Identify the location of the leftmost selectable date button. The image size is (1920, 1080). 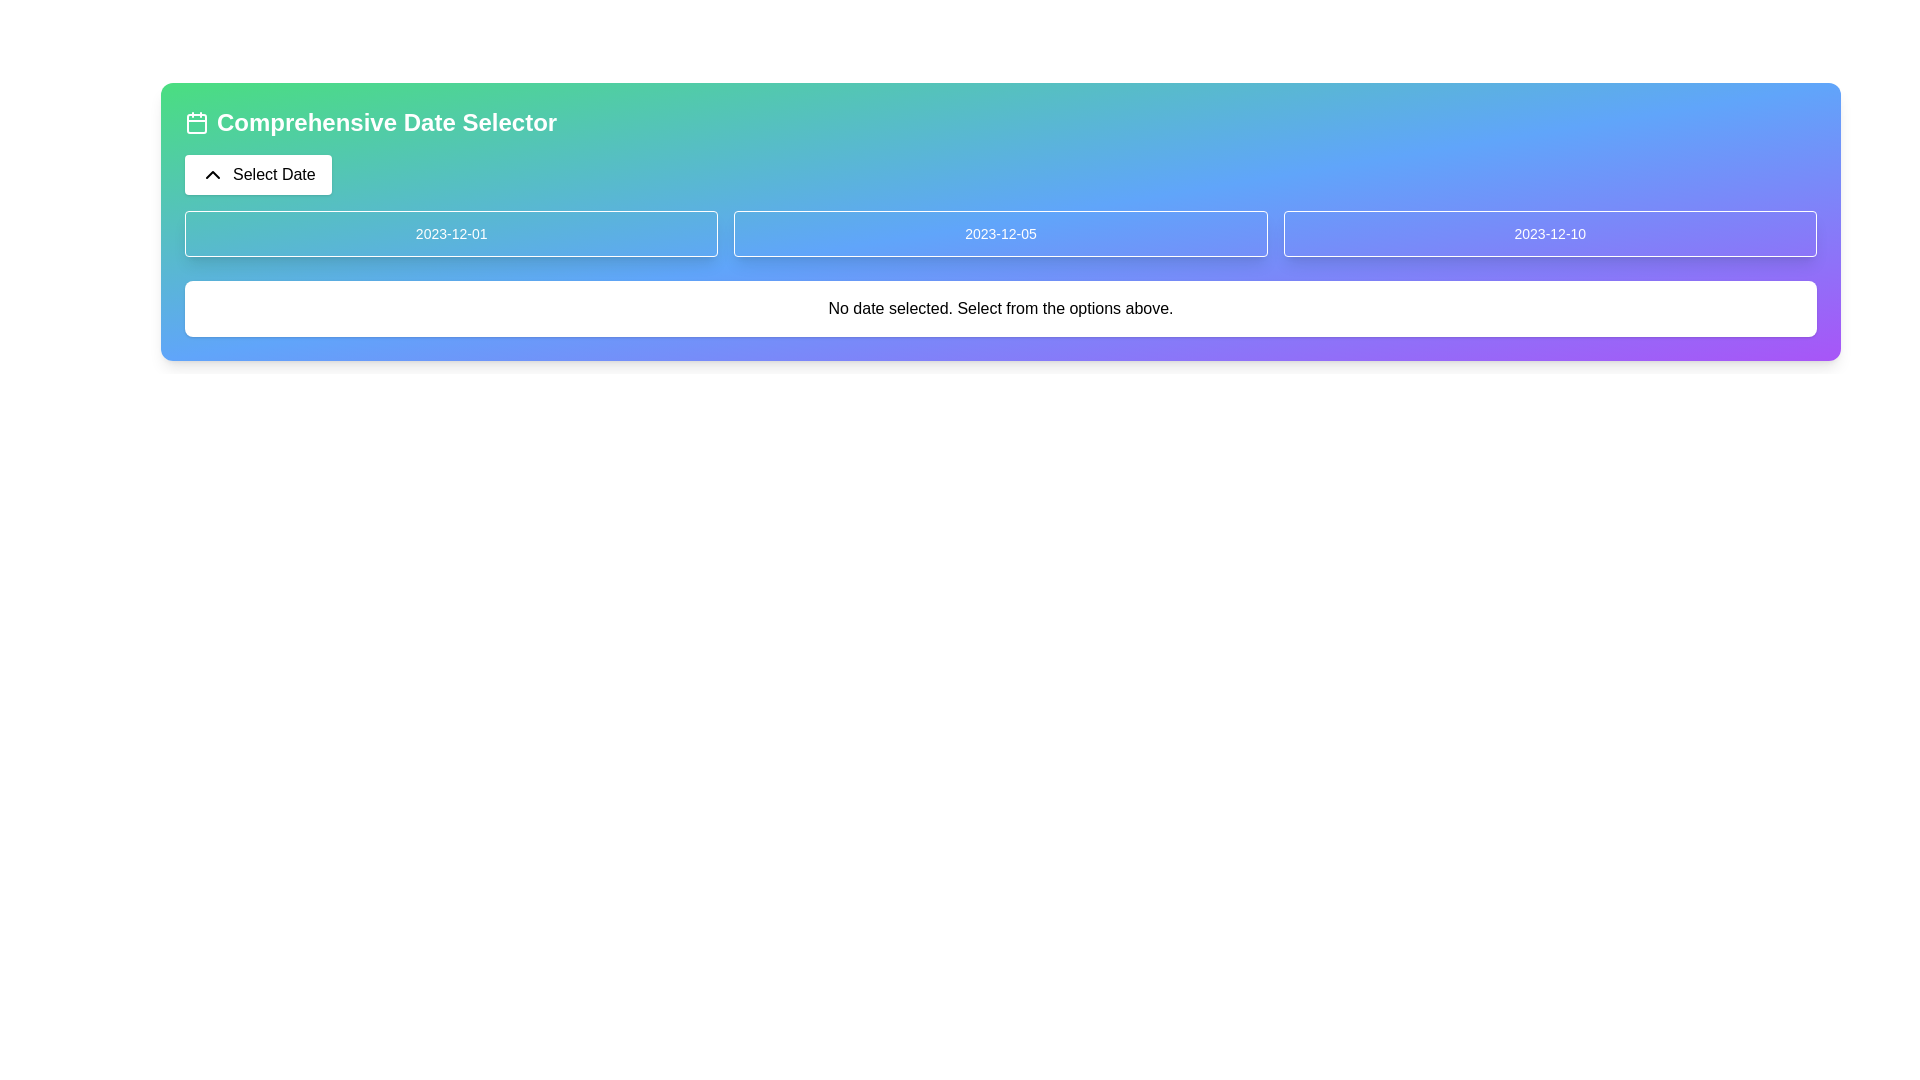
(450, 233).